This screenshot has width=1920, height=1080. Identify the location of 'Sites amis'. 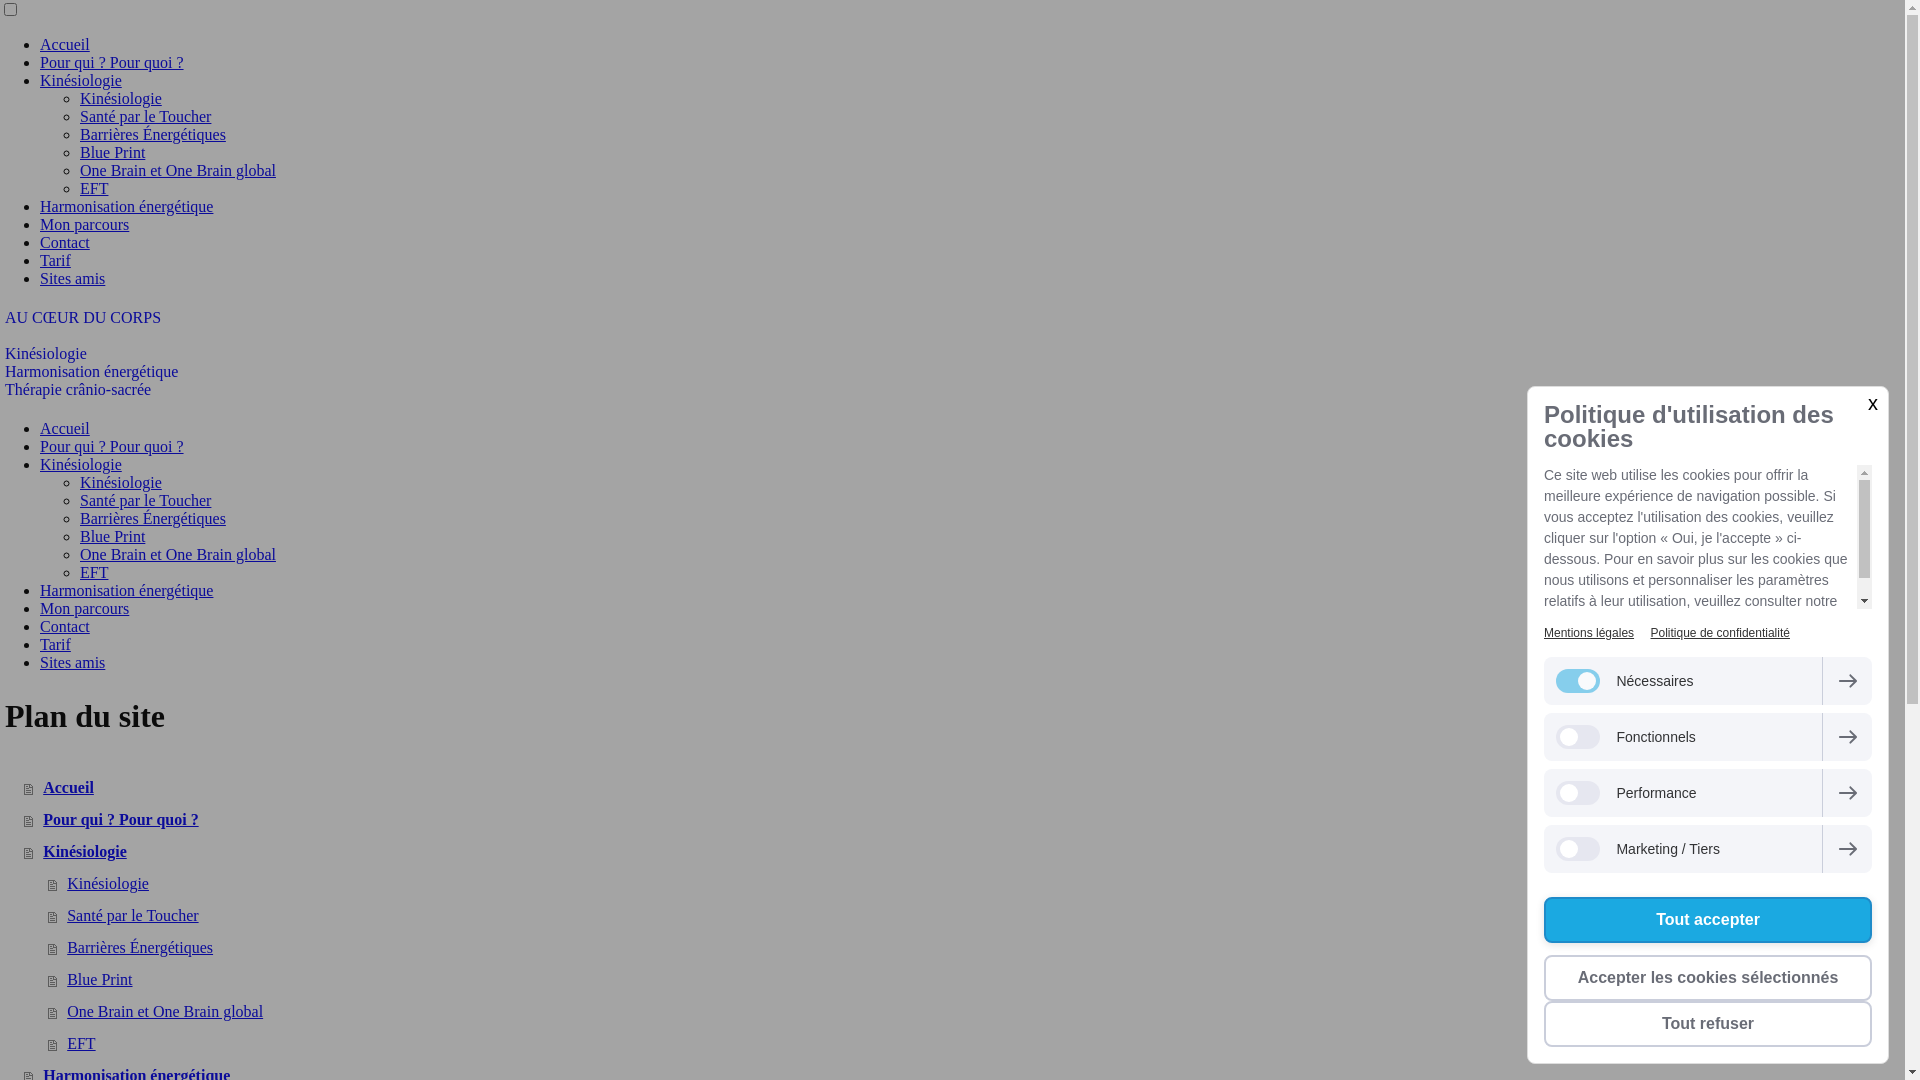
(72, 278).